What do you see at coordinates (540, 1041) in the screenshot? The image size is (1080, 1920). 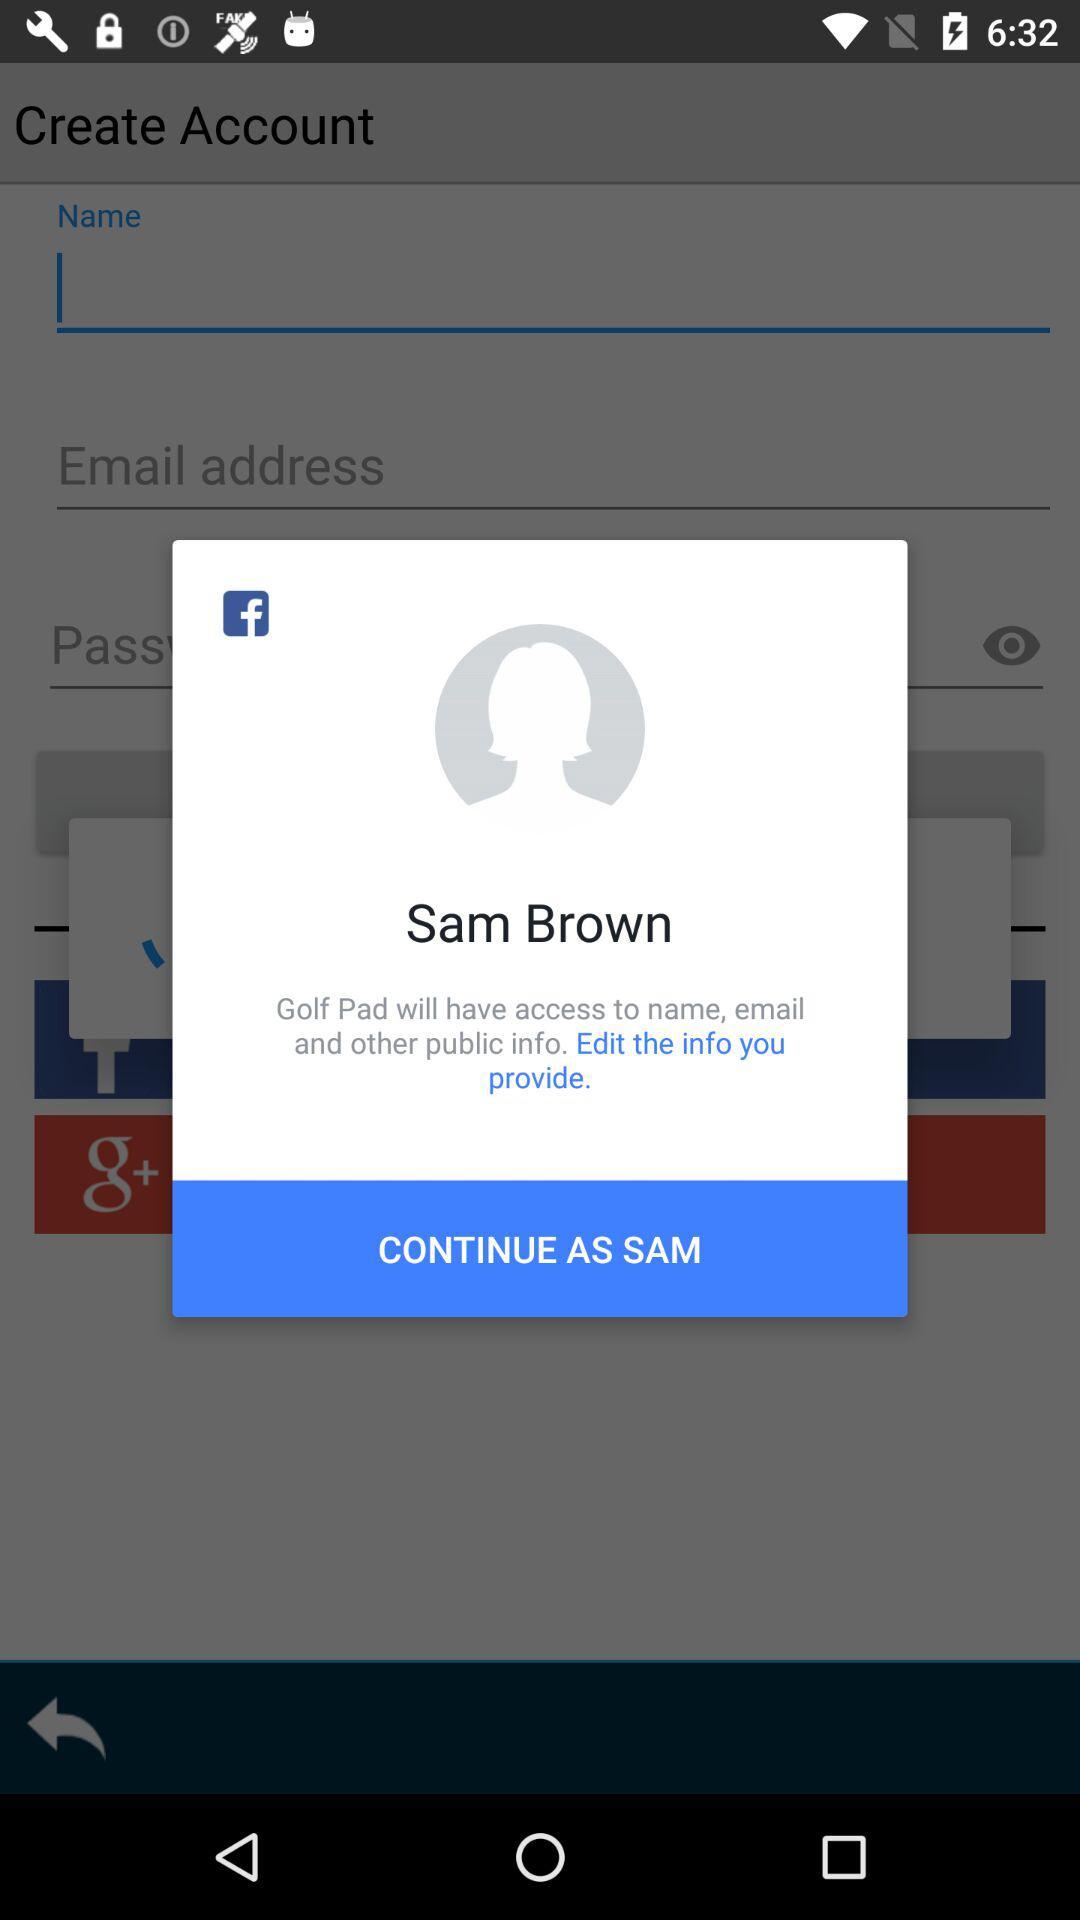 I see `icon below sam brown icon` at bounding box center [540, 1041].